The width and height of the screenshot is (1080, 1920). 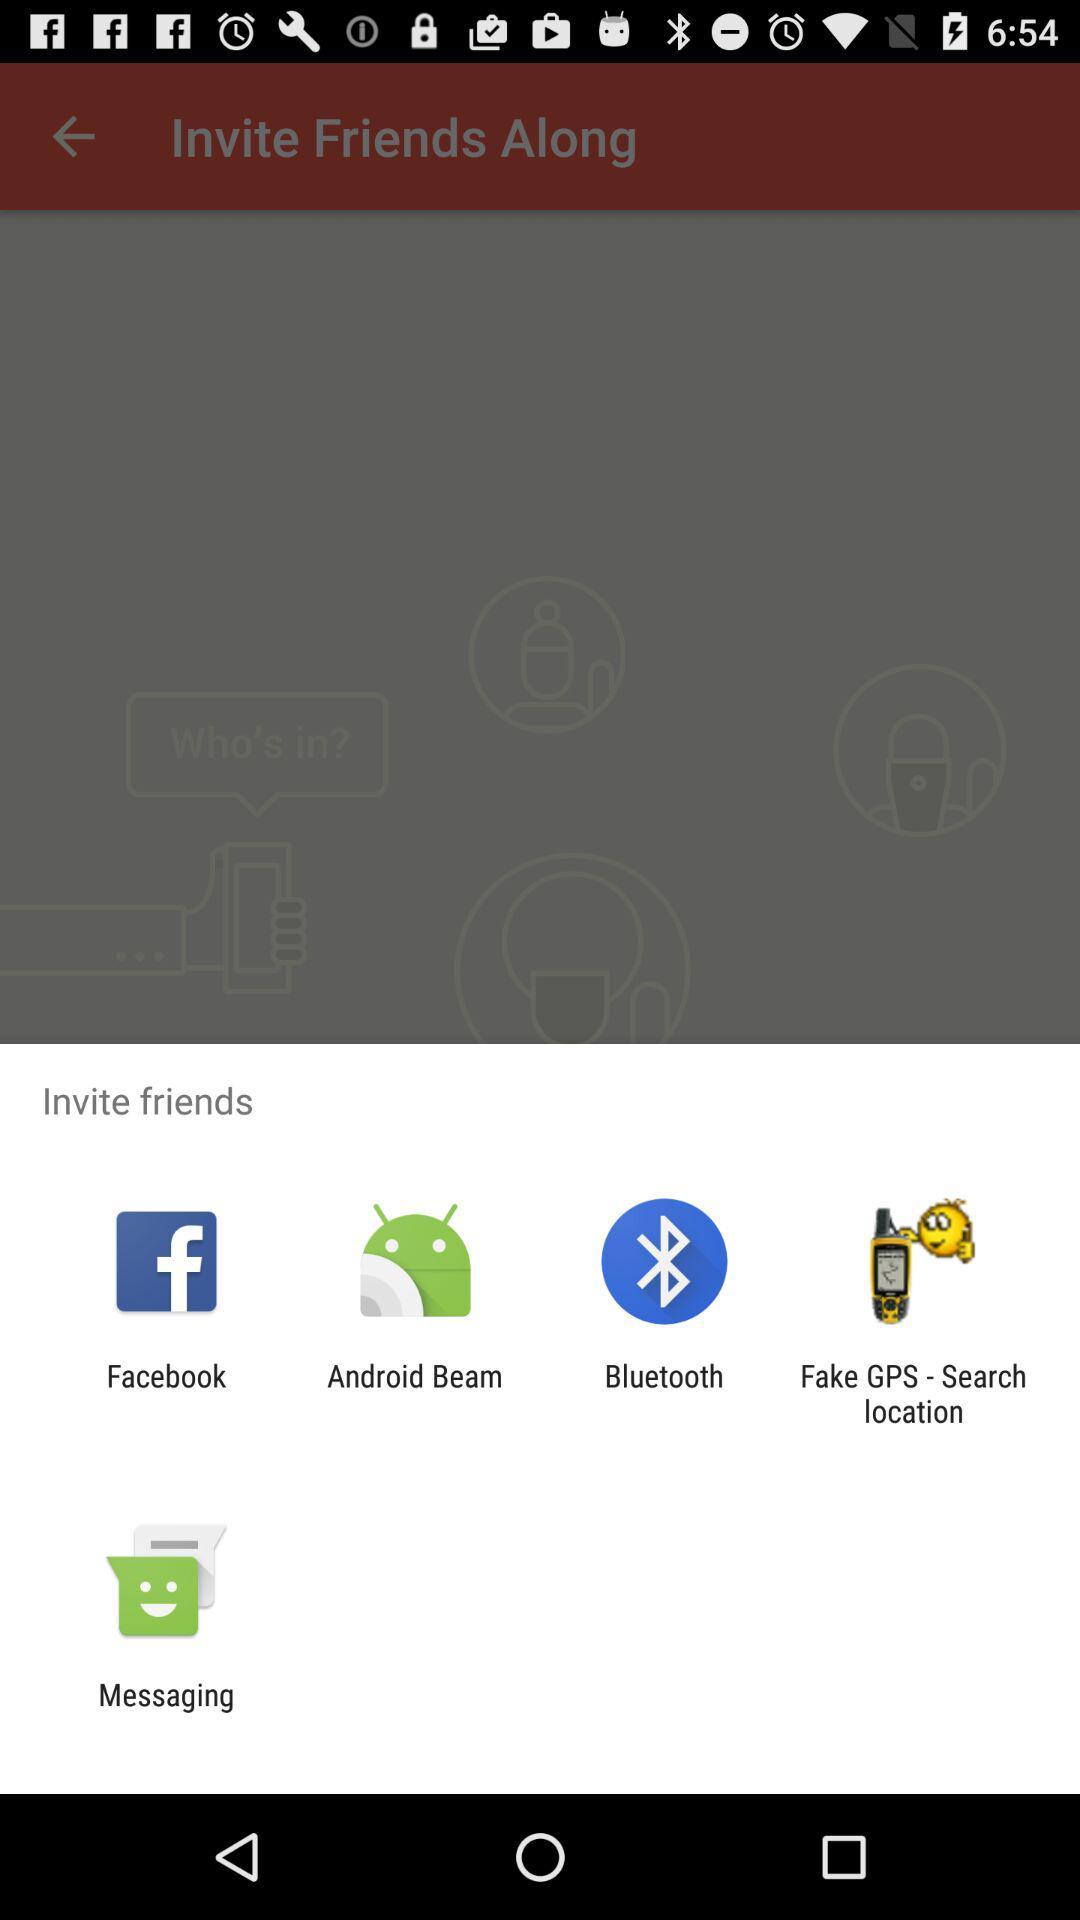 What do you see at coordinates (414, 1392) in the screenshot?
I see `android beam item` at bounding box center [414, 1392].